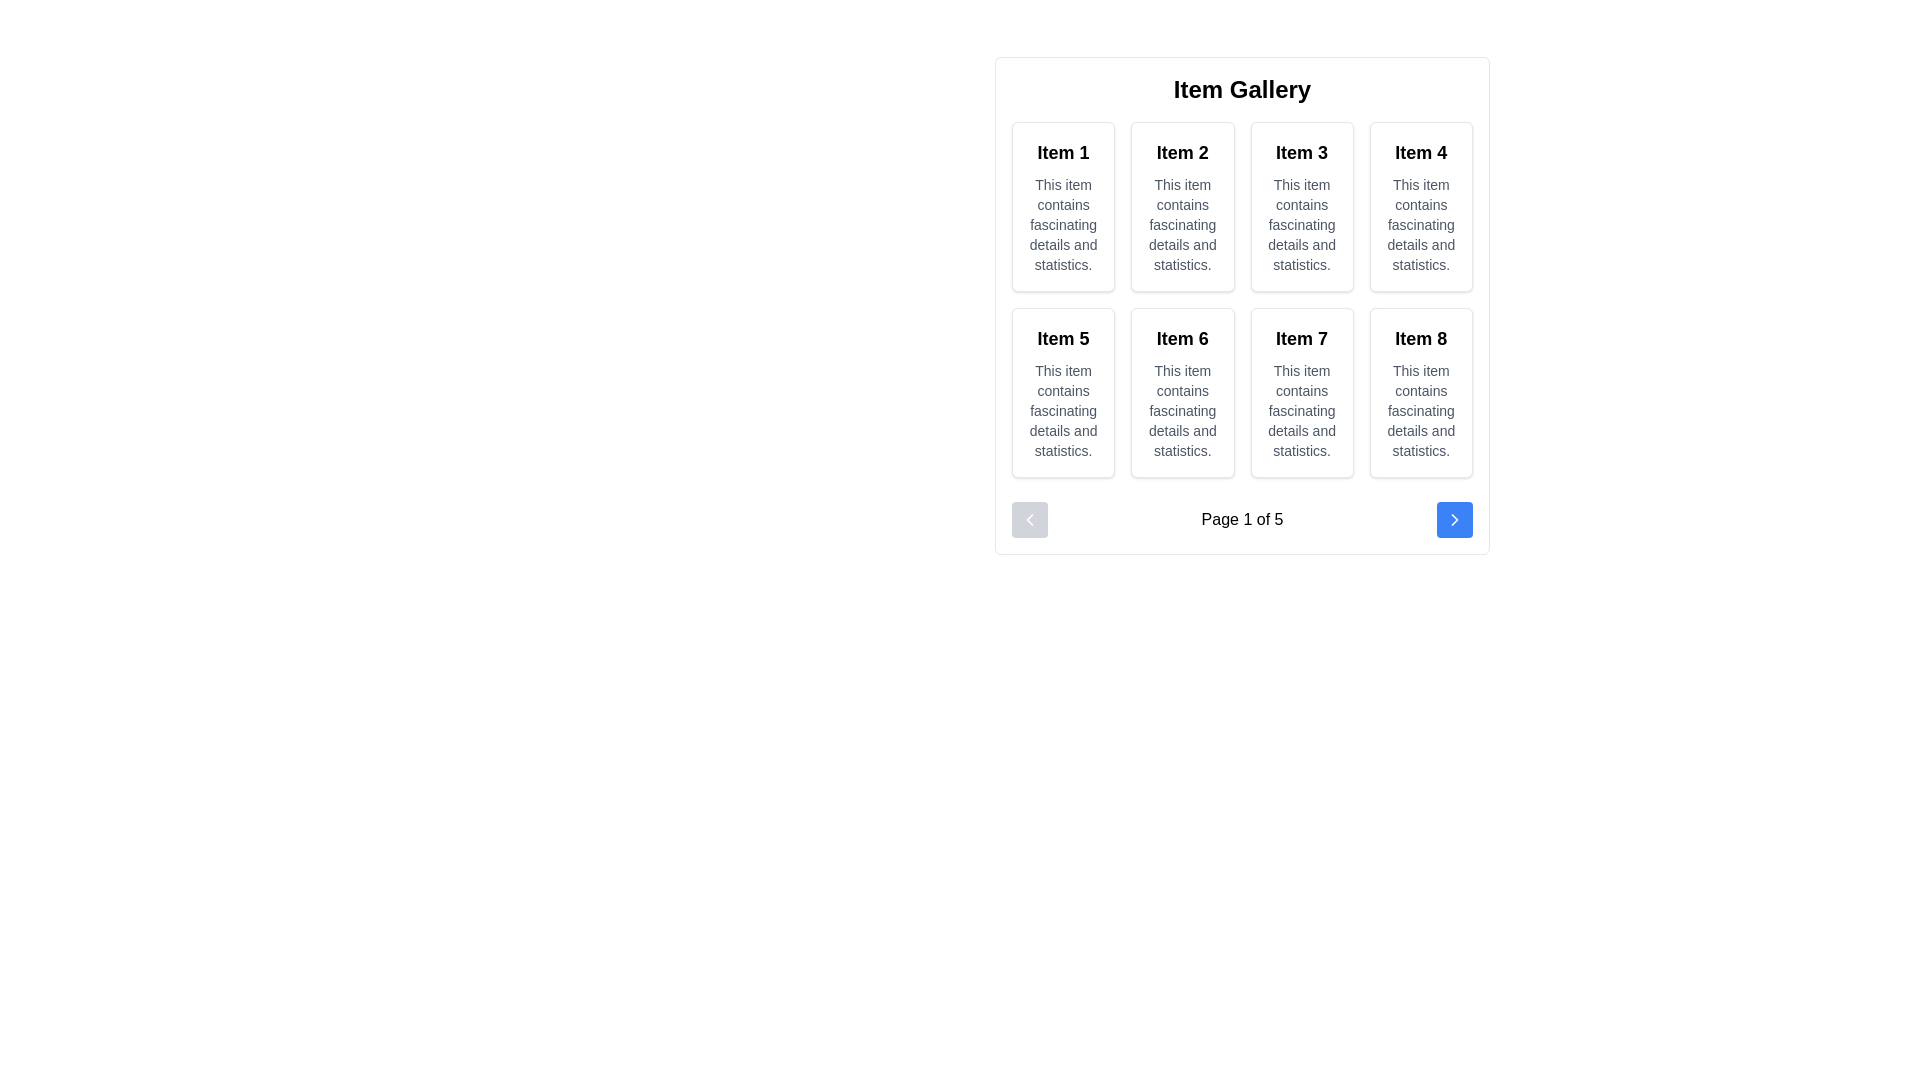  I want to click on text from the bold text label 'Item 4' located in the first row, fourth column of the 2x4 grid layout, so click(1420, 152).